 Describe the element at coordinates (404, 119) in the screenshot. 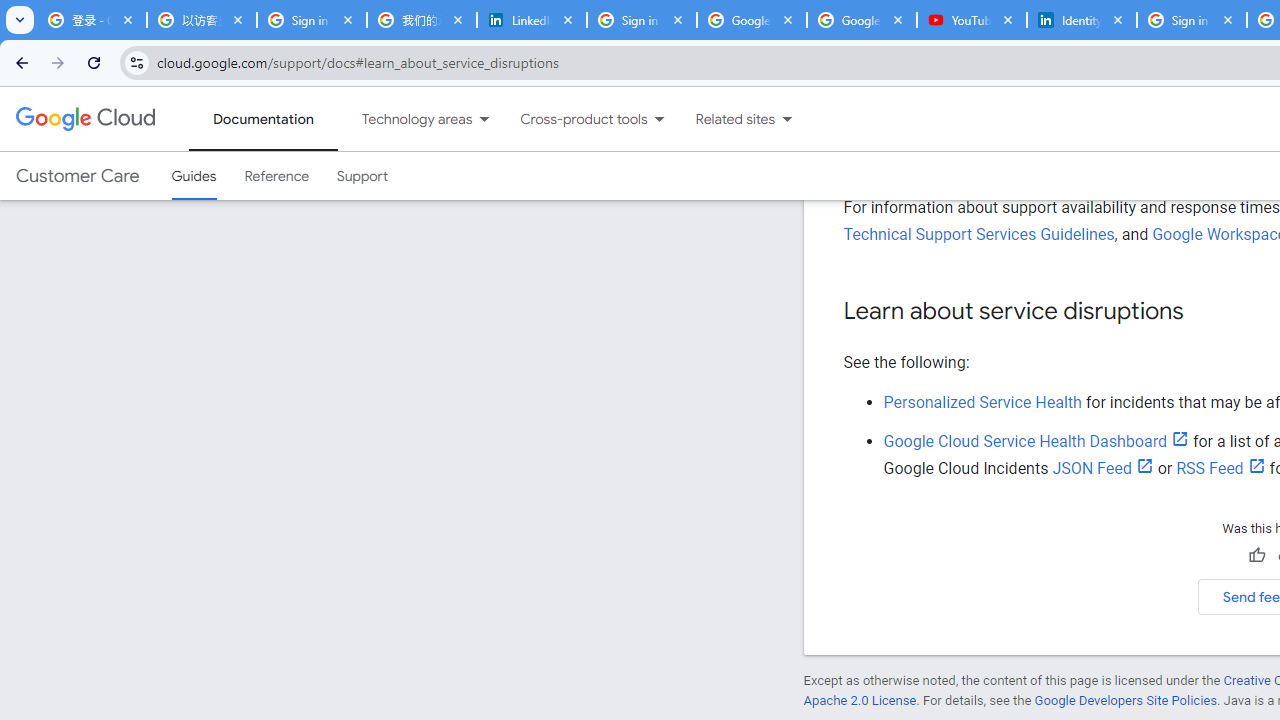

I see `'Technology areas'` at that location.